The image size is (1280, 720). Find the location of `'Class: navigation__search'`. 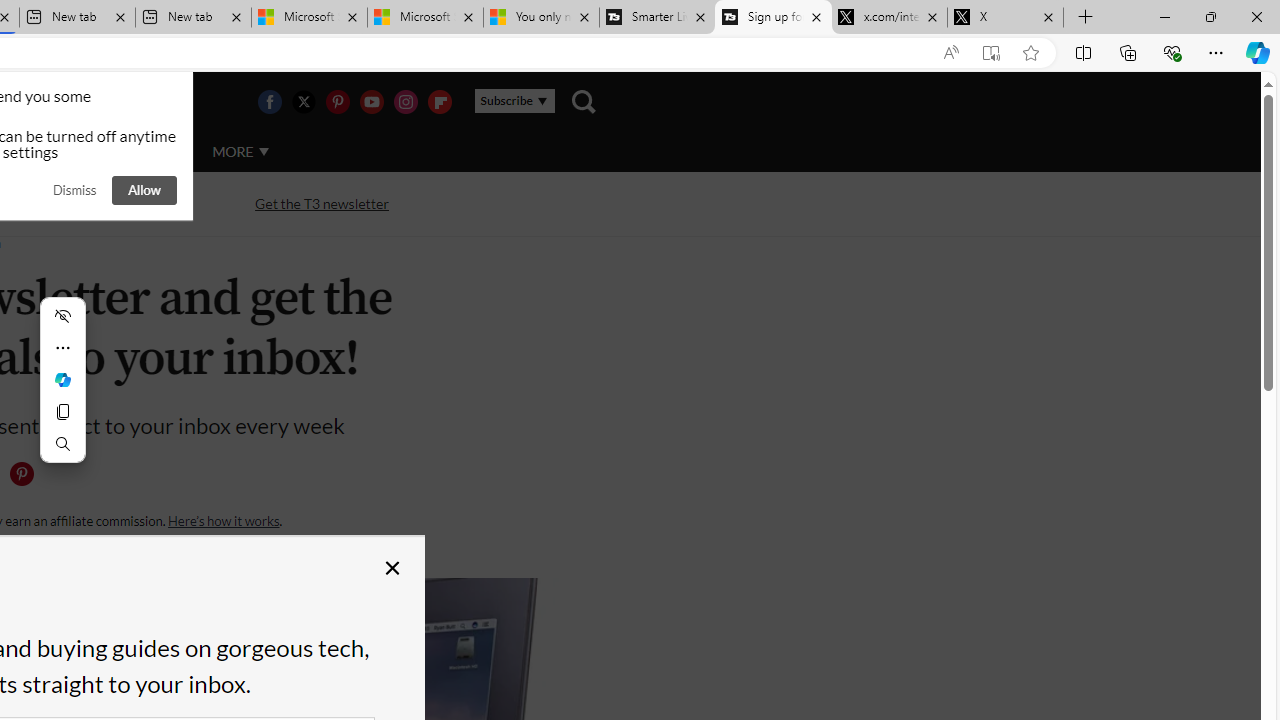

'Class: navigation__search' is located at coordinates (582, 101).